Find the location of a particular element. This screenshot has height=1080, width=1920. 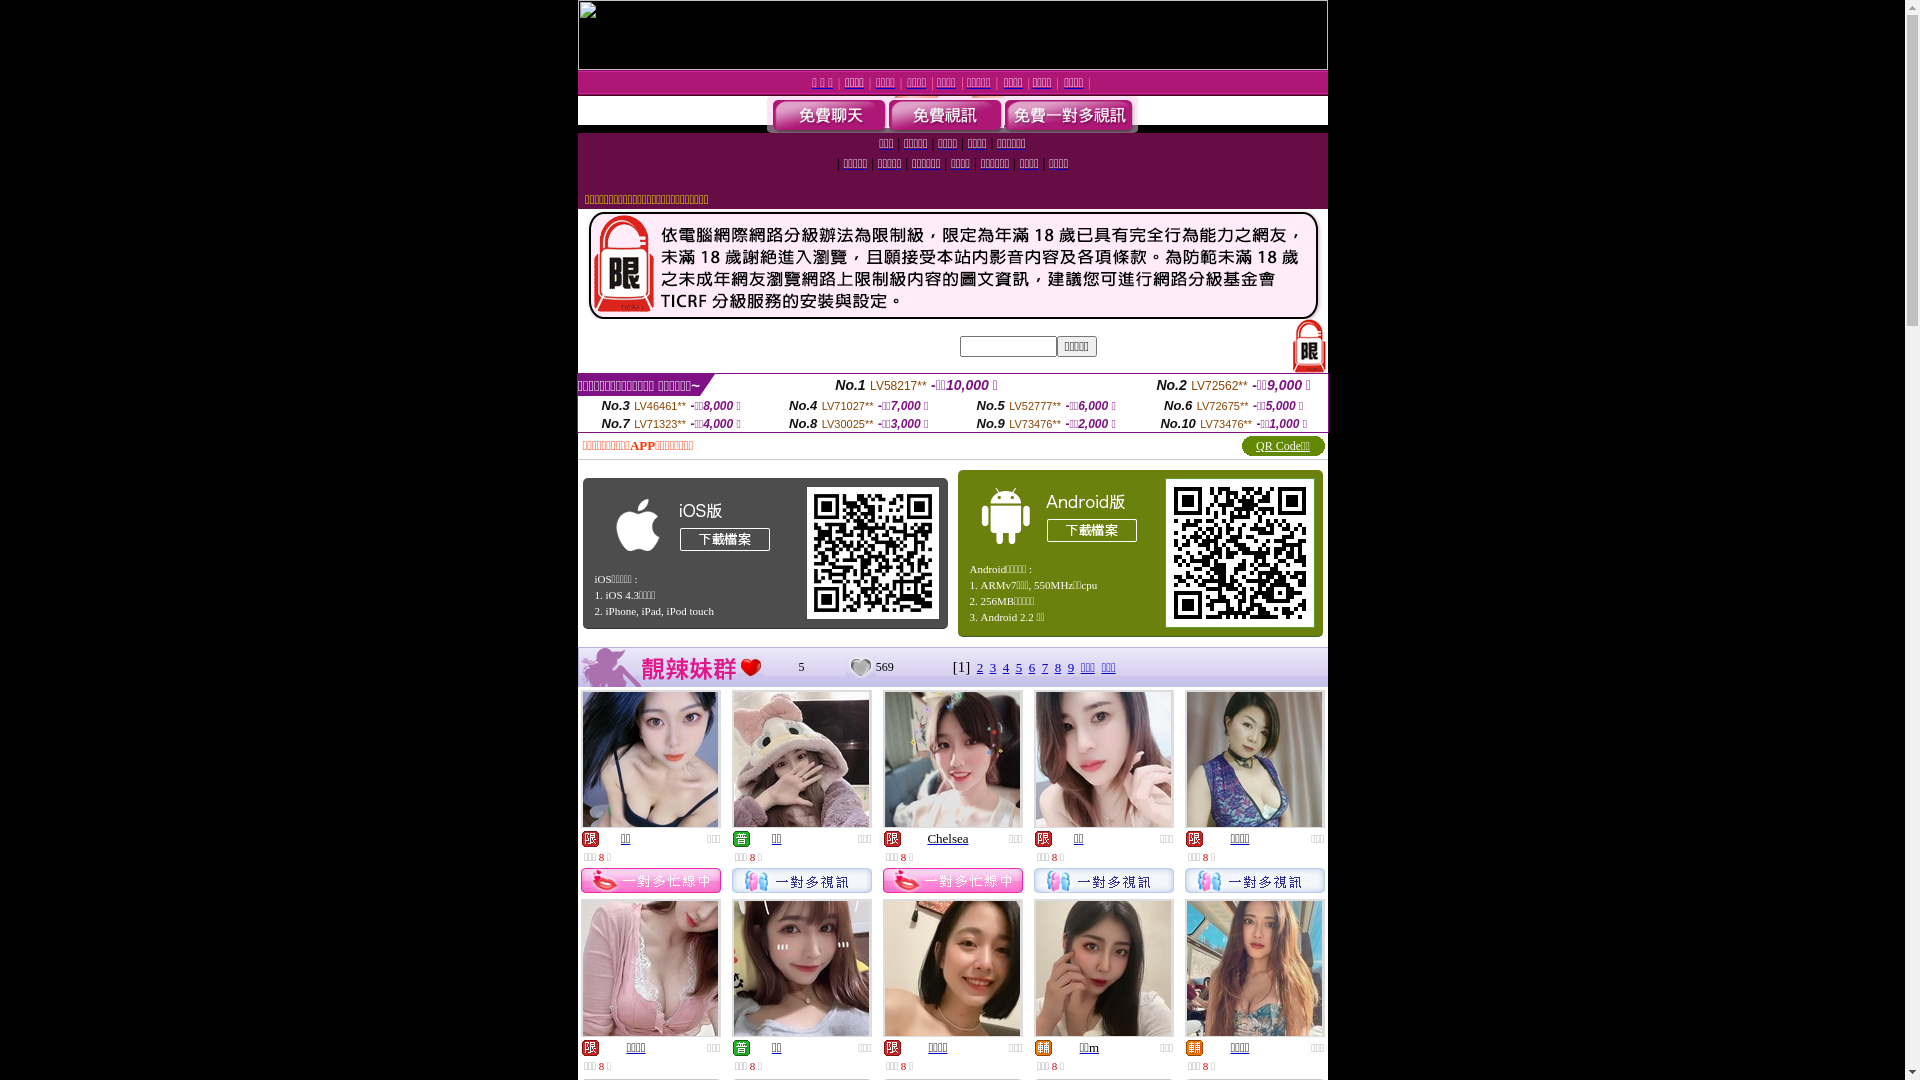

'Chelsea' is located at coordinates (946, 838).